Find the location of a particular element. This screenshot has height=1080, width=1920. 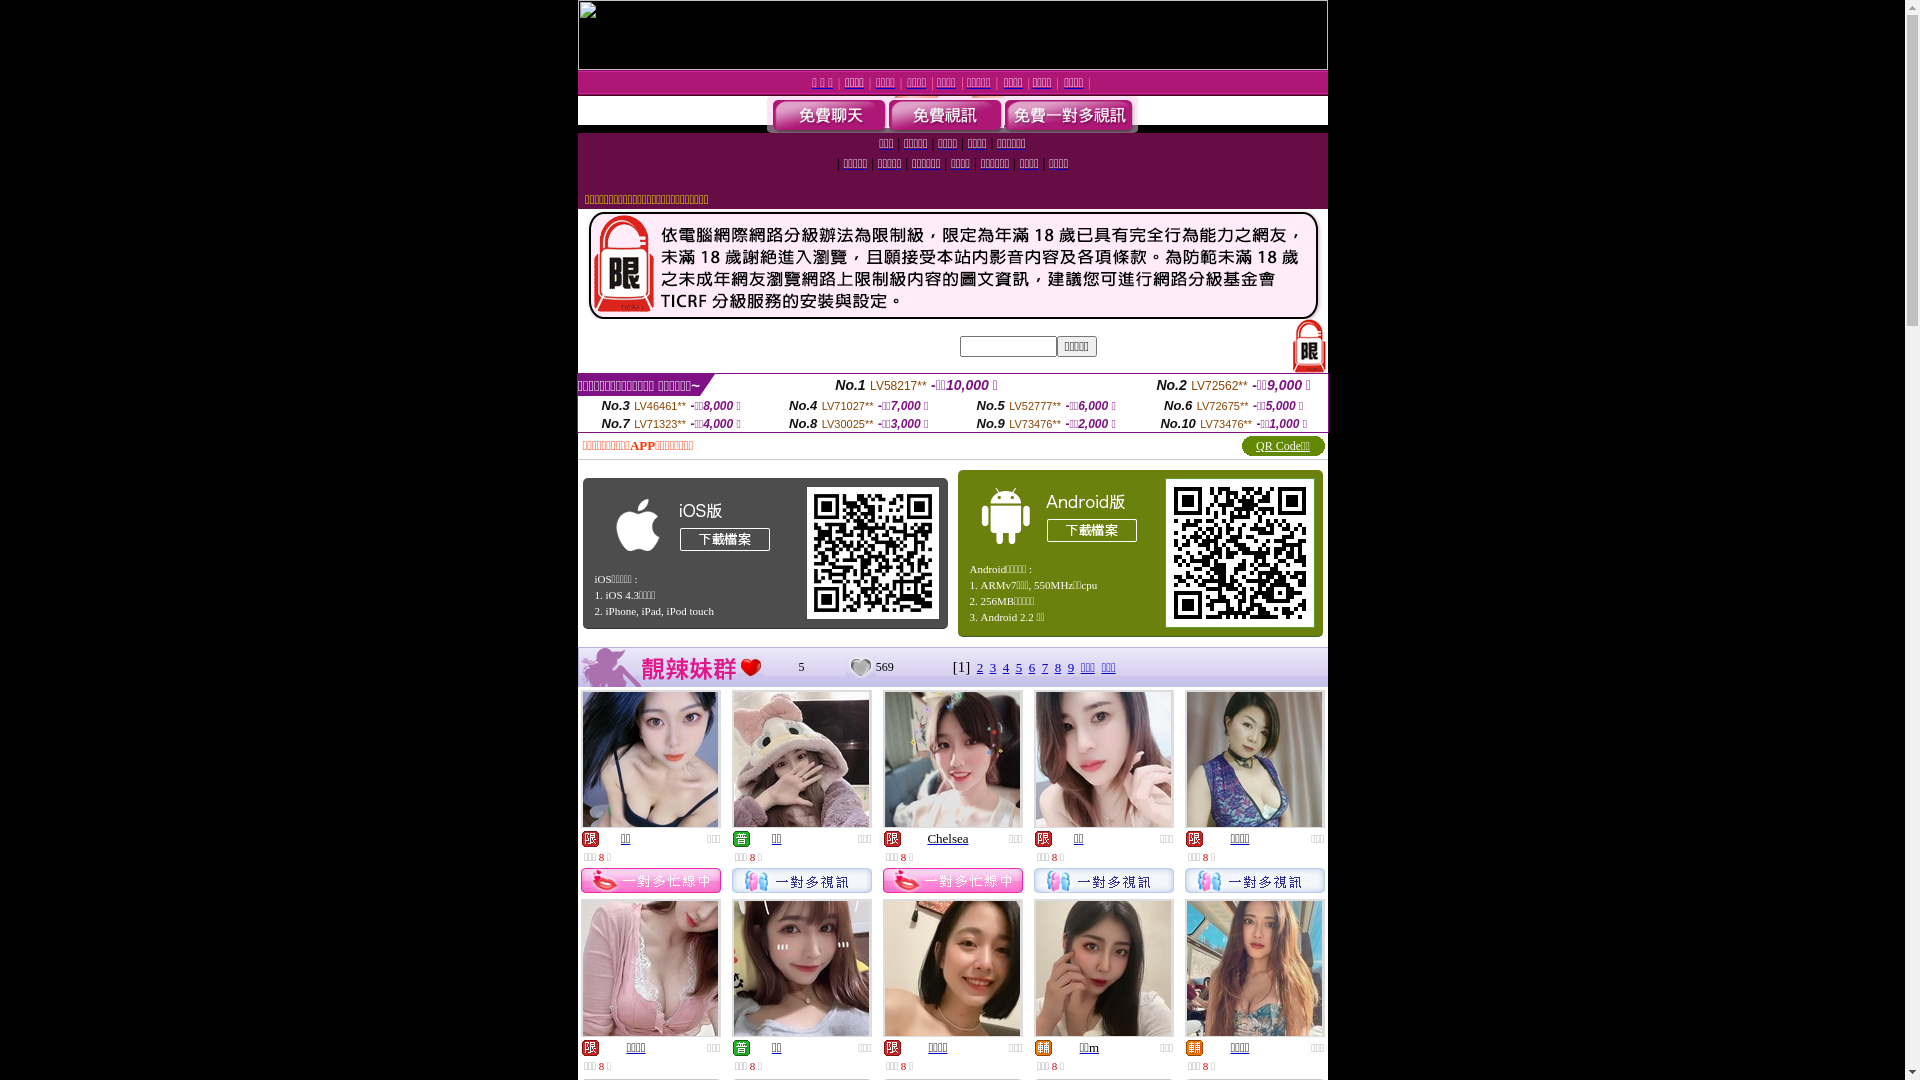

'Chelsea' is located at coordinates (946, 838).